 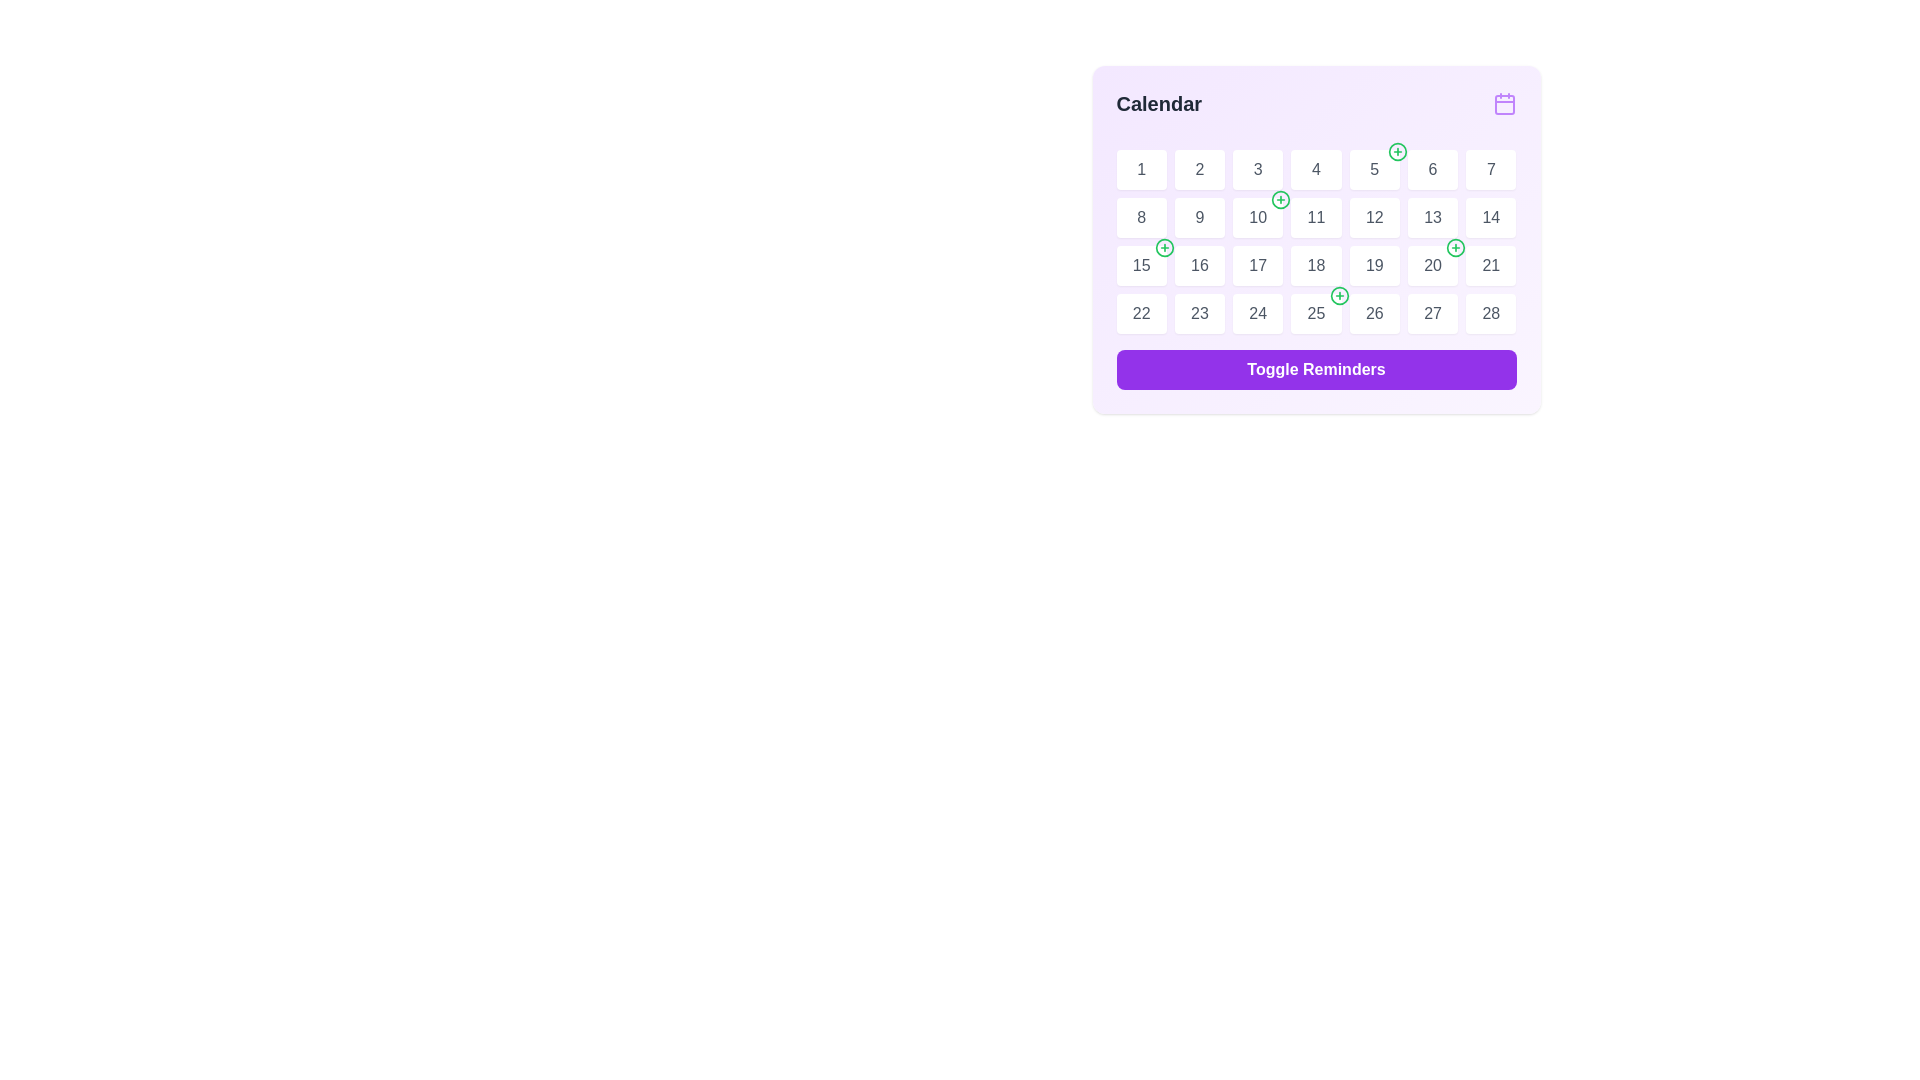 I want to click on the calendar day cell labeled '14', so click(x=1491, y=218).